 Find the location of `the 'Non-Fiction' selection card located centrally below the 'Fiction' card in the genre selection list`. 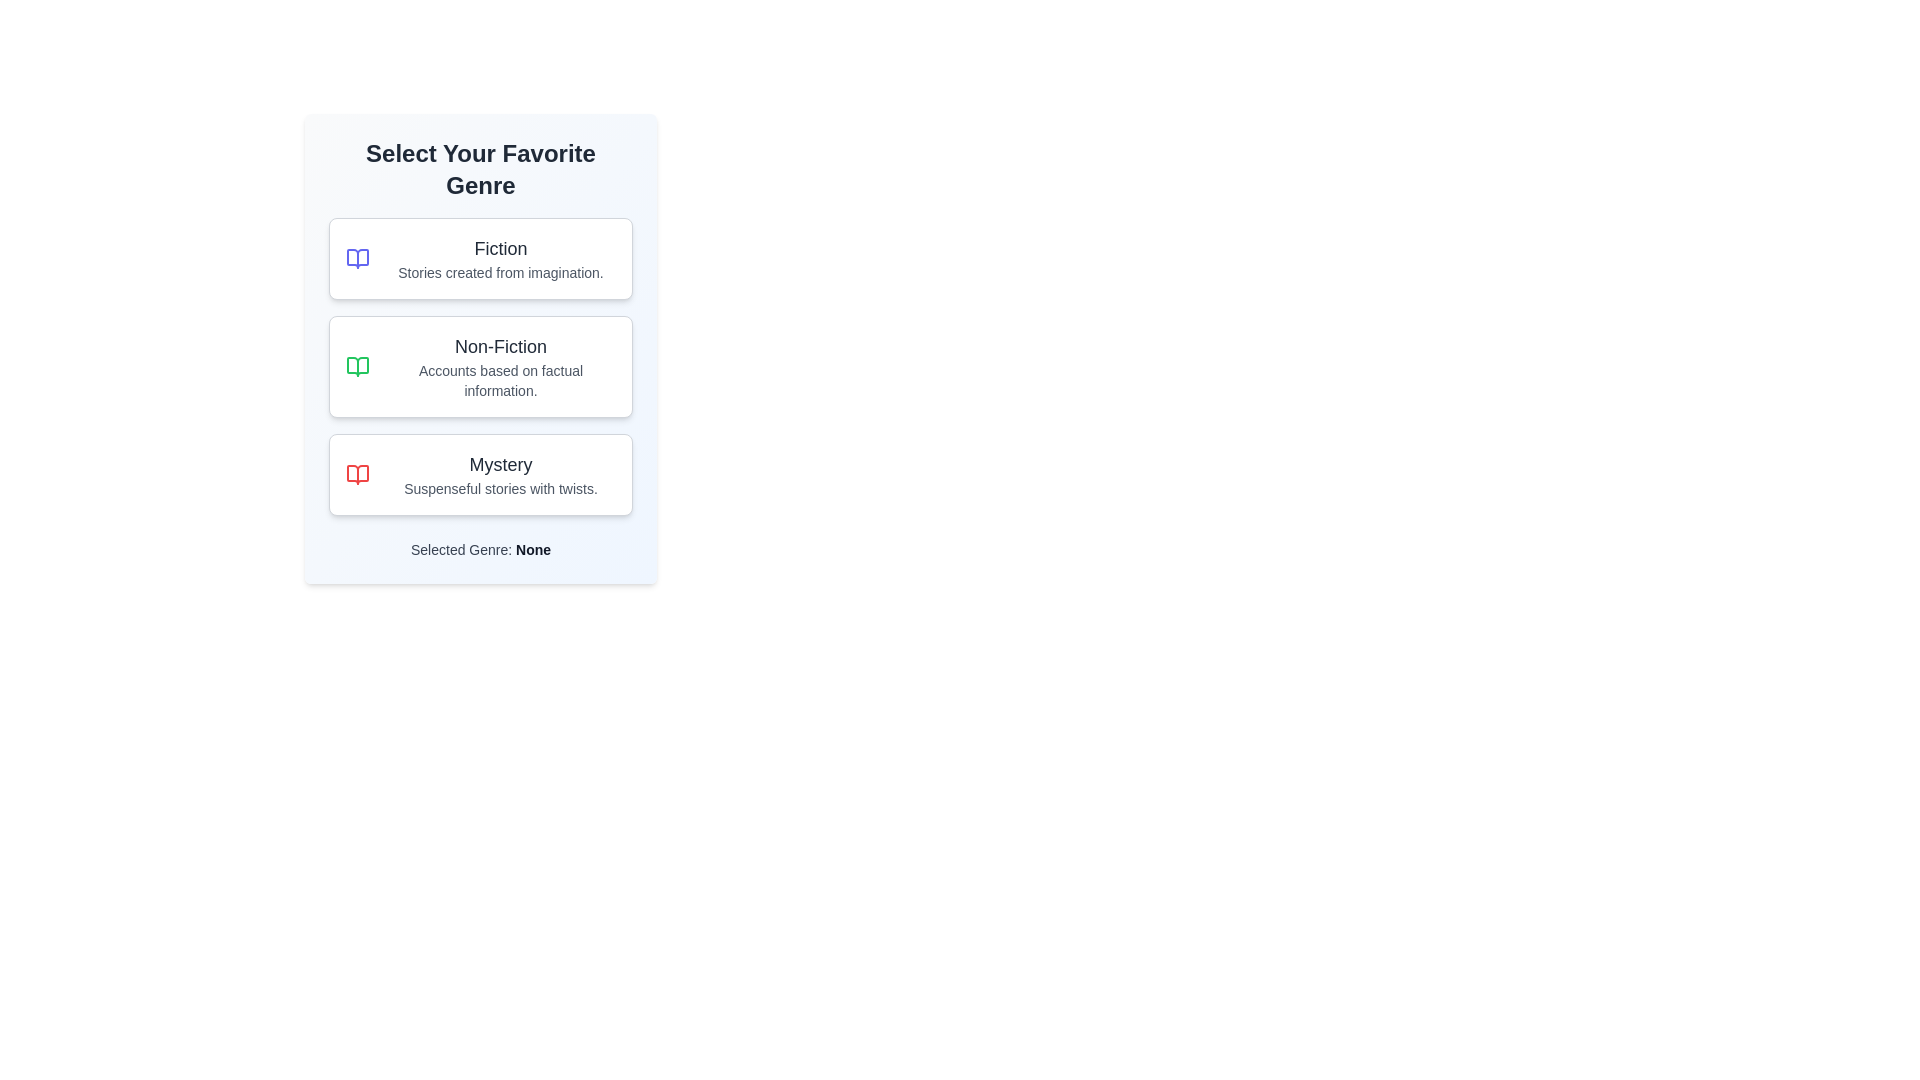

the 'Non-Fiction' selection card located centrally below the 'Fiction' card in the genre selection list is located at coordinates (480, 366).